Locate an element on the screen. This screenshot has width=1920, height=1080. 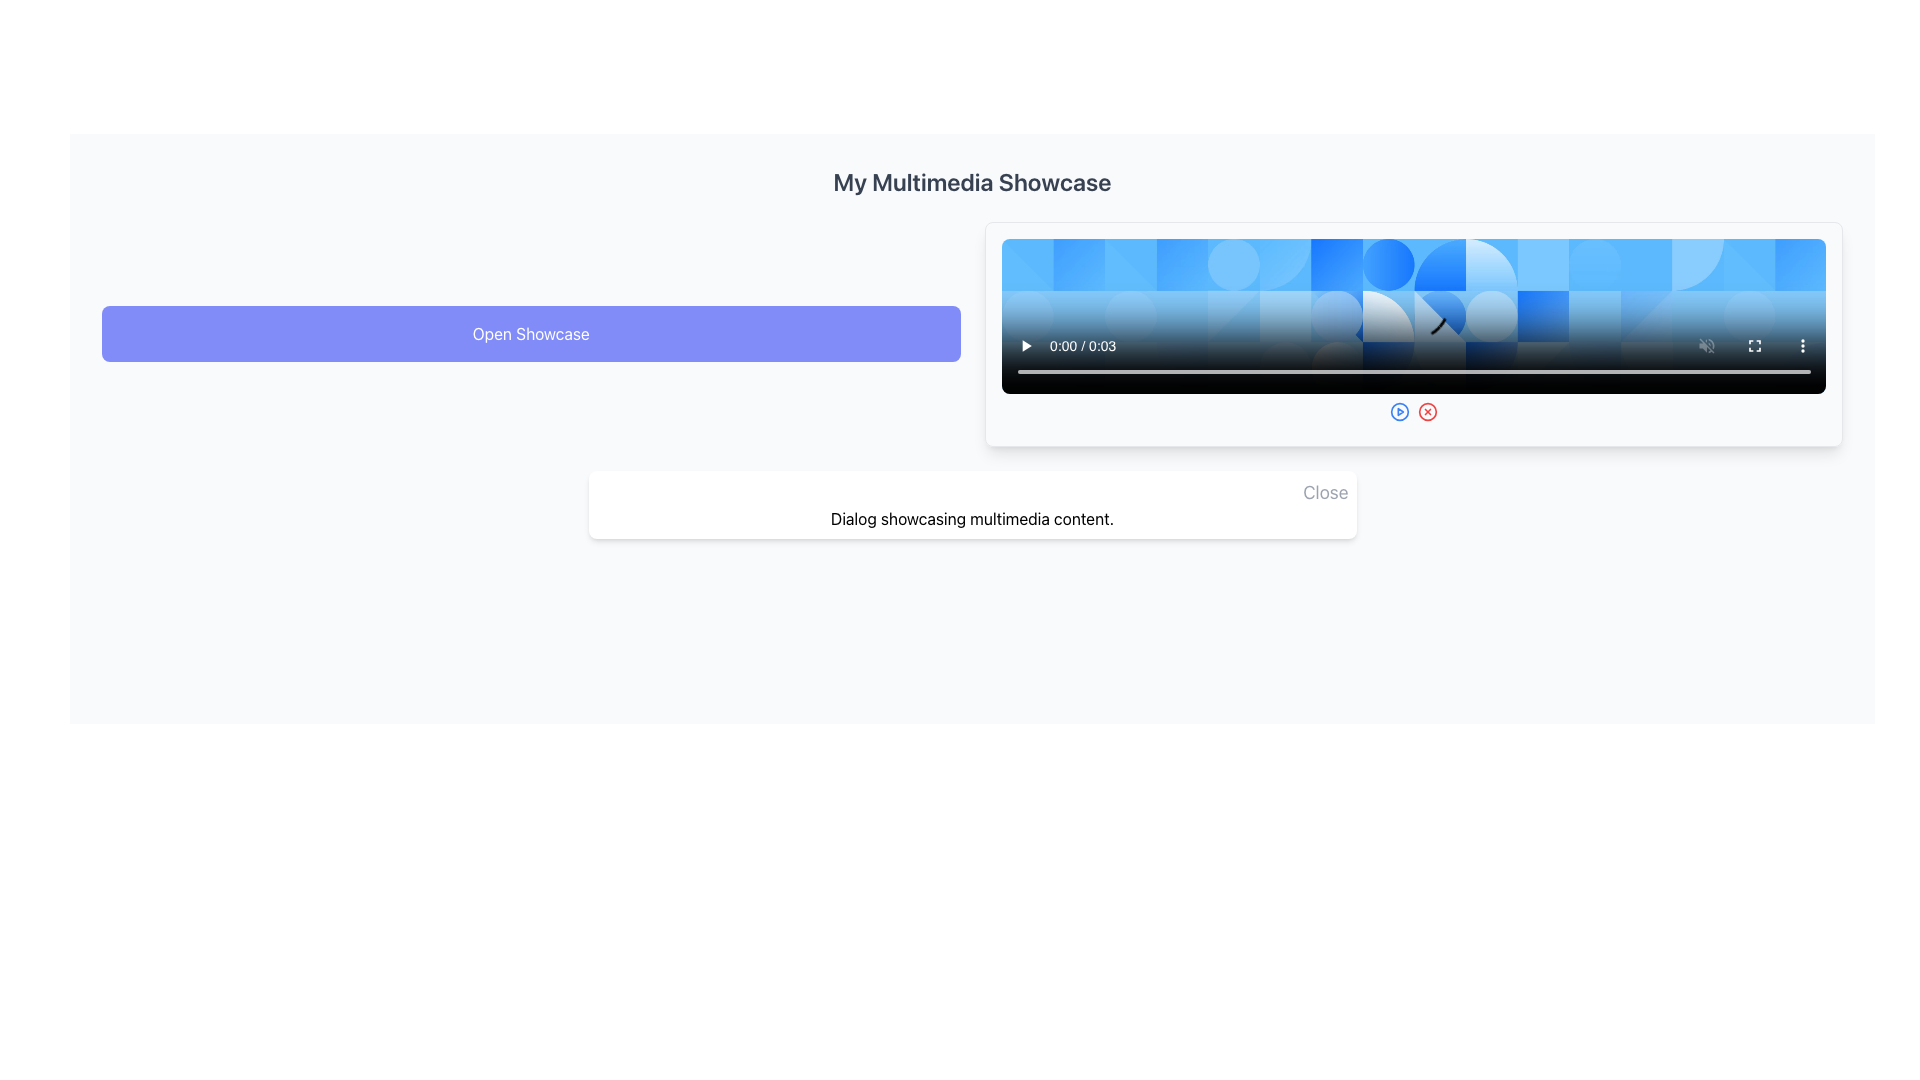
the 'Open Showcase' button, which is a wide rectangular button with rounded borders and solid indigo color is located at coordinates (531, 333).